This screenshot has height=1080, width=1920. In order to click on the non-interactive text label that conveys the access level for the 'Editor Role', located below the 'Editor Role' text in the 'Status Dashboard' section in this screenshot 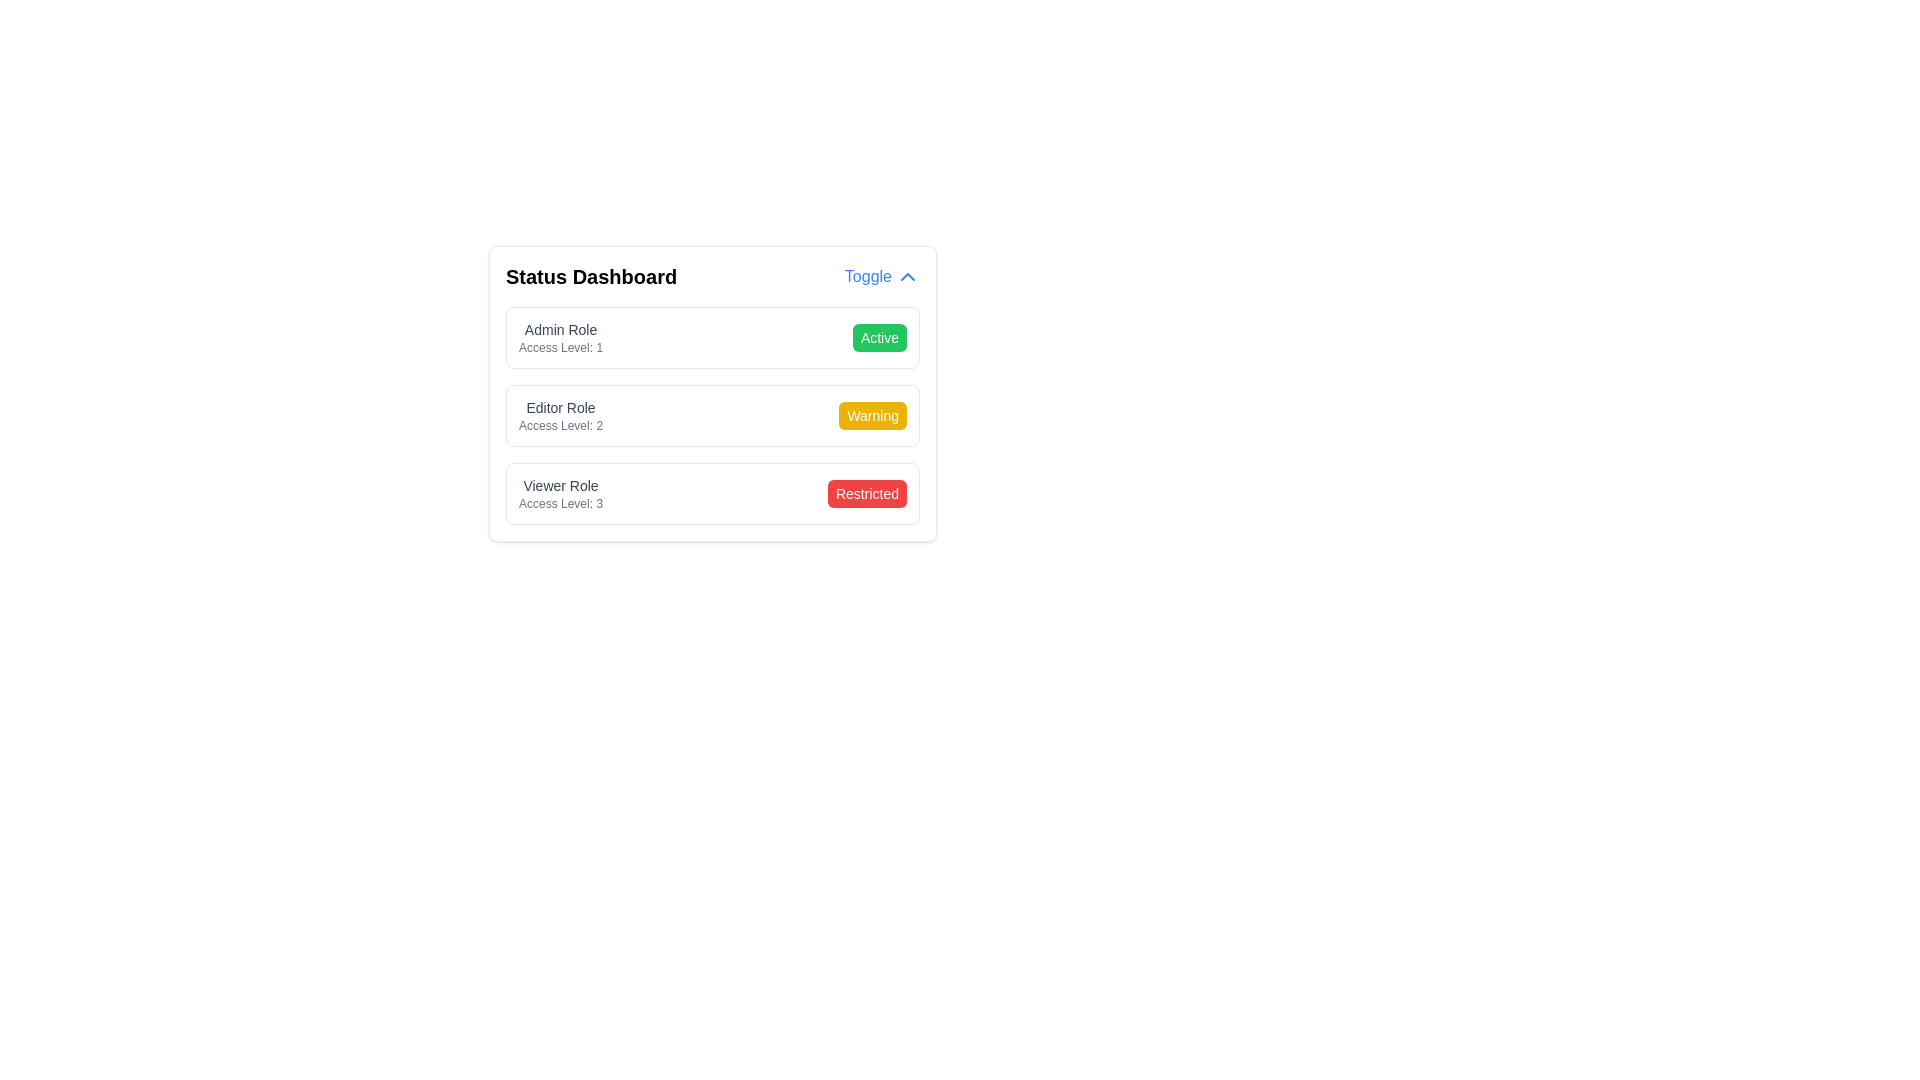, I will do `click(560, 424)`.